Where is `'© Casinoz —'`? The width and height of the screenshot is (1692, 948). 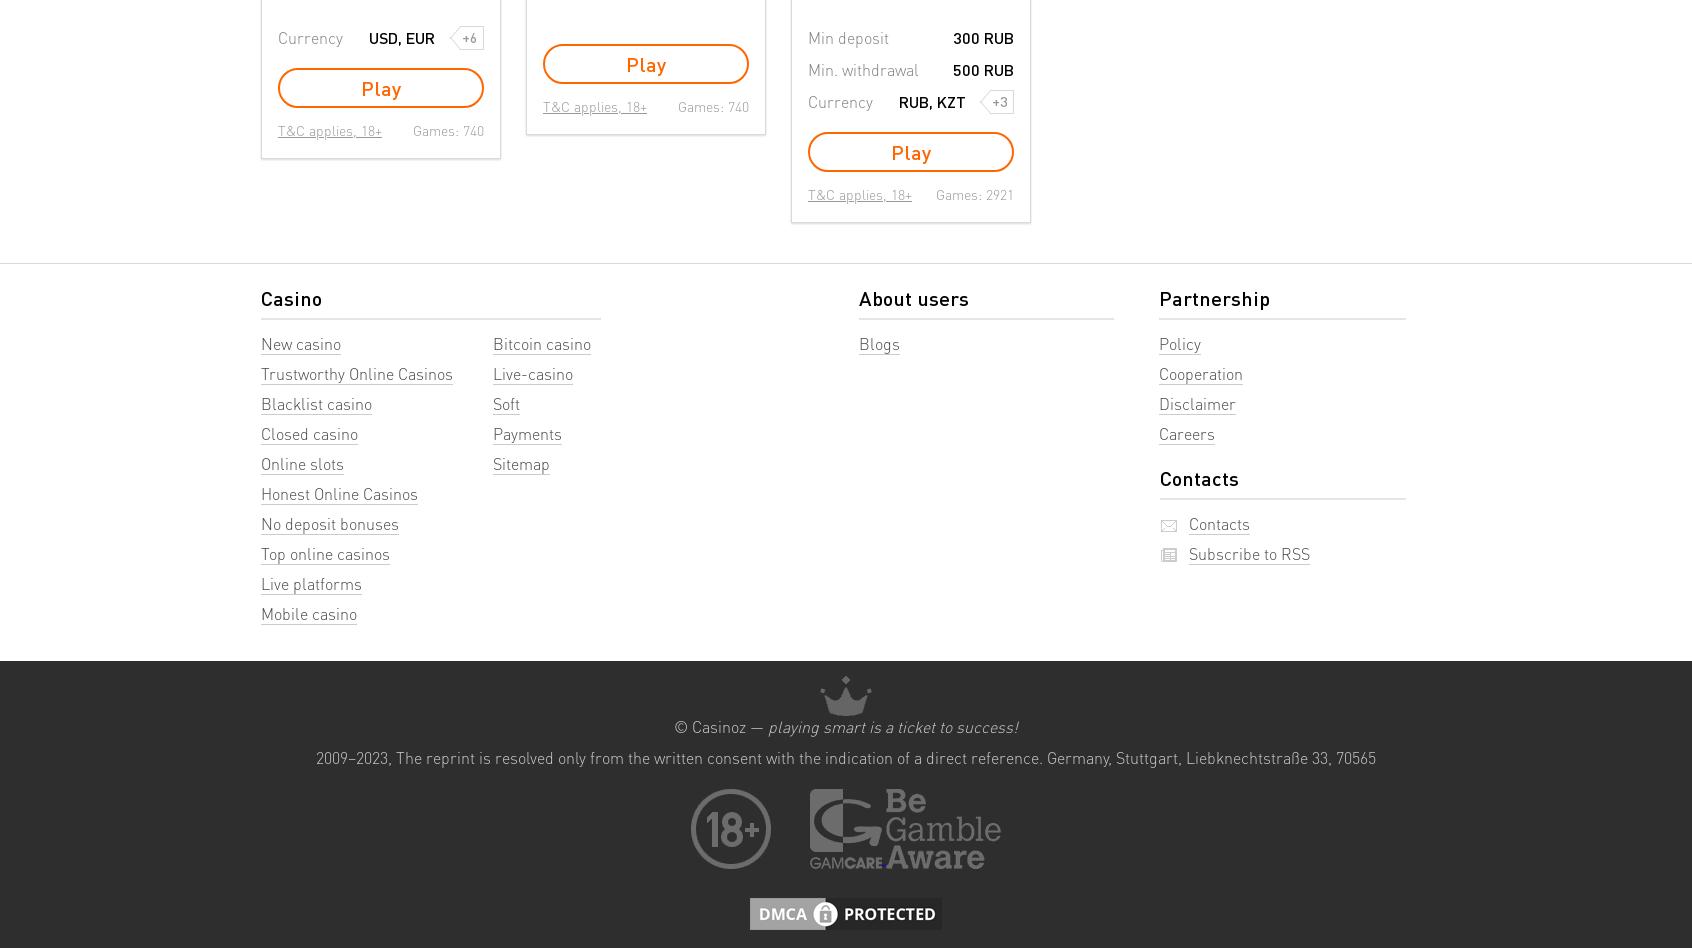
'© Casinoz —' is located at coordinates (719, 725).